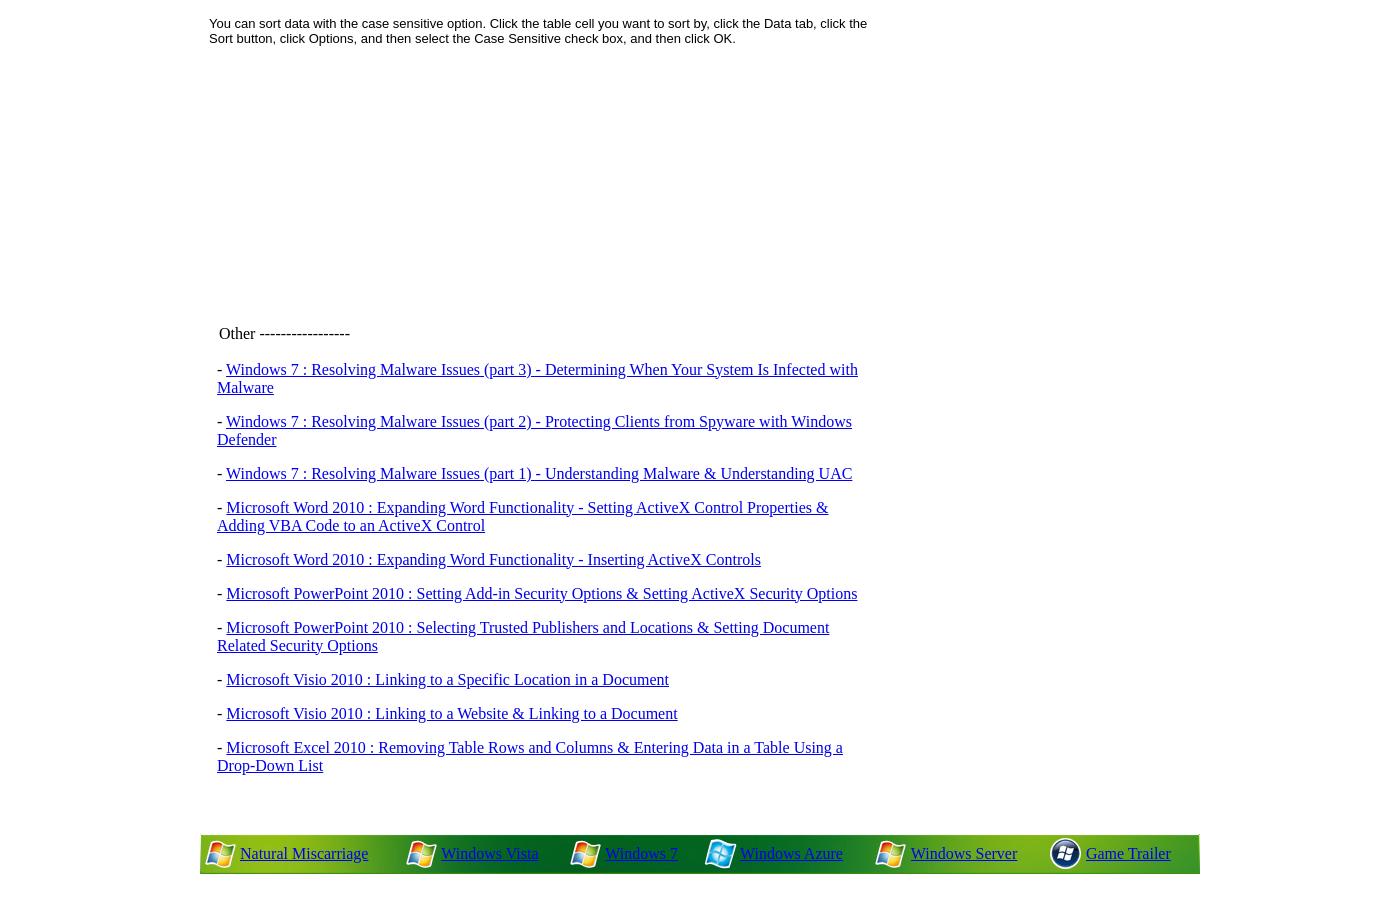 The width and height of the screenshot is (1400, 897). Describe the element at coordinates (492, 558) in the screenshot. I see `'Microsoft Word 2010 : Expanding Word Functionality - Inserting ActiveX Controls'` at that location.